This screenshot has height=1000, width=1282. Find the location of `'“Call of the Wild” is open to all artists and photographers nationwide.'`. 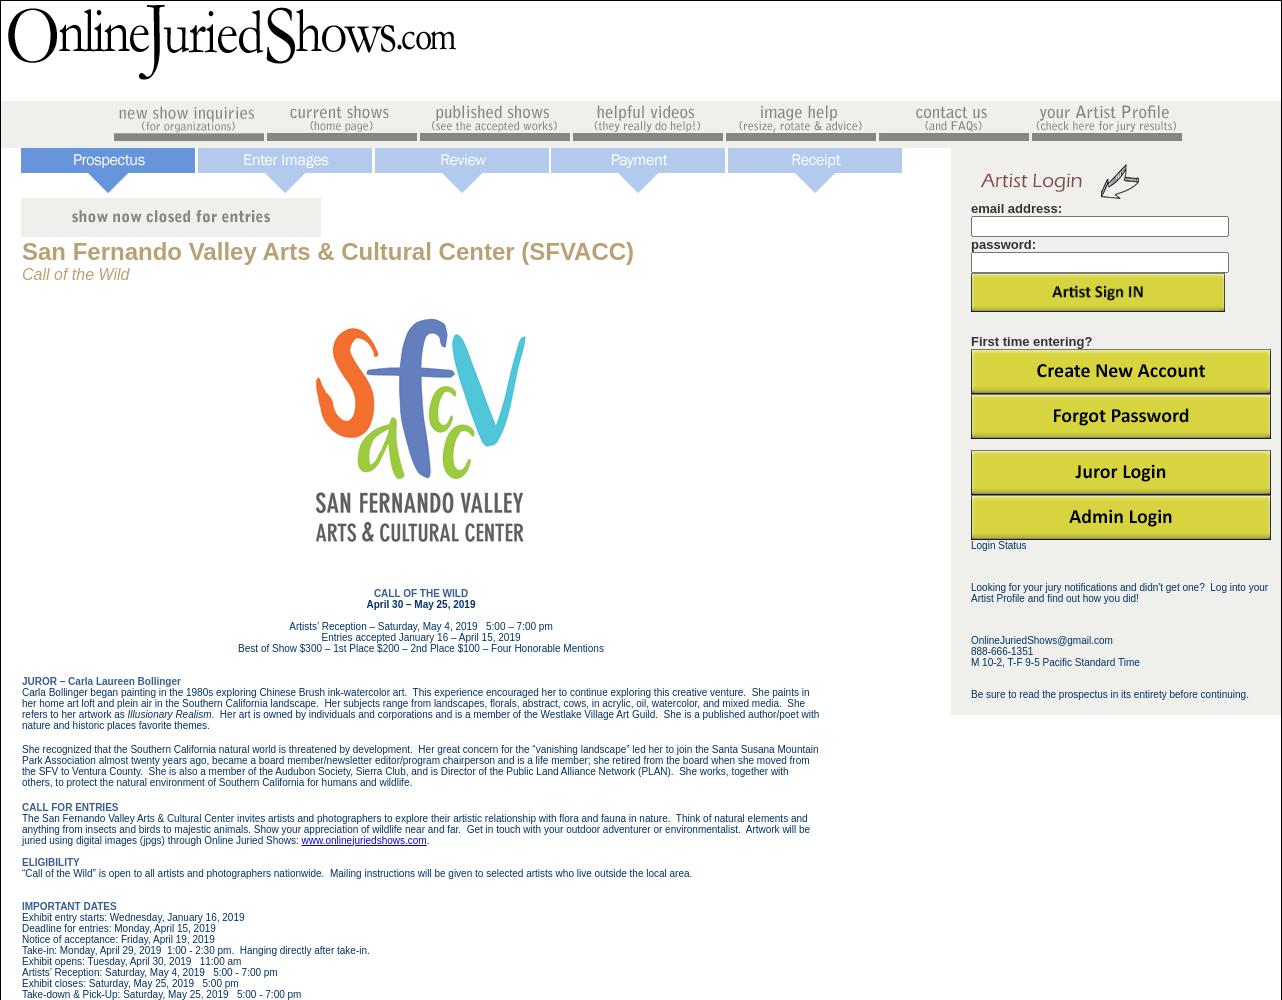

'“Call of the Wild” is open to all artists and photographers nationwide.' is located at coordinates (173, 871).